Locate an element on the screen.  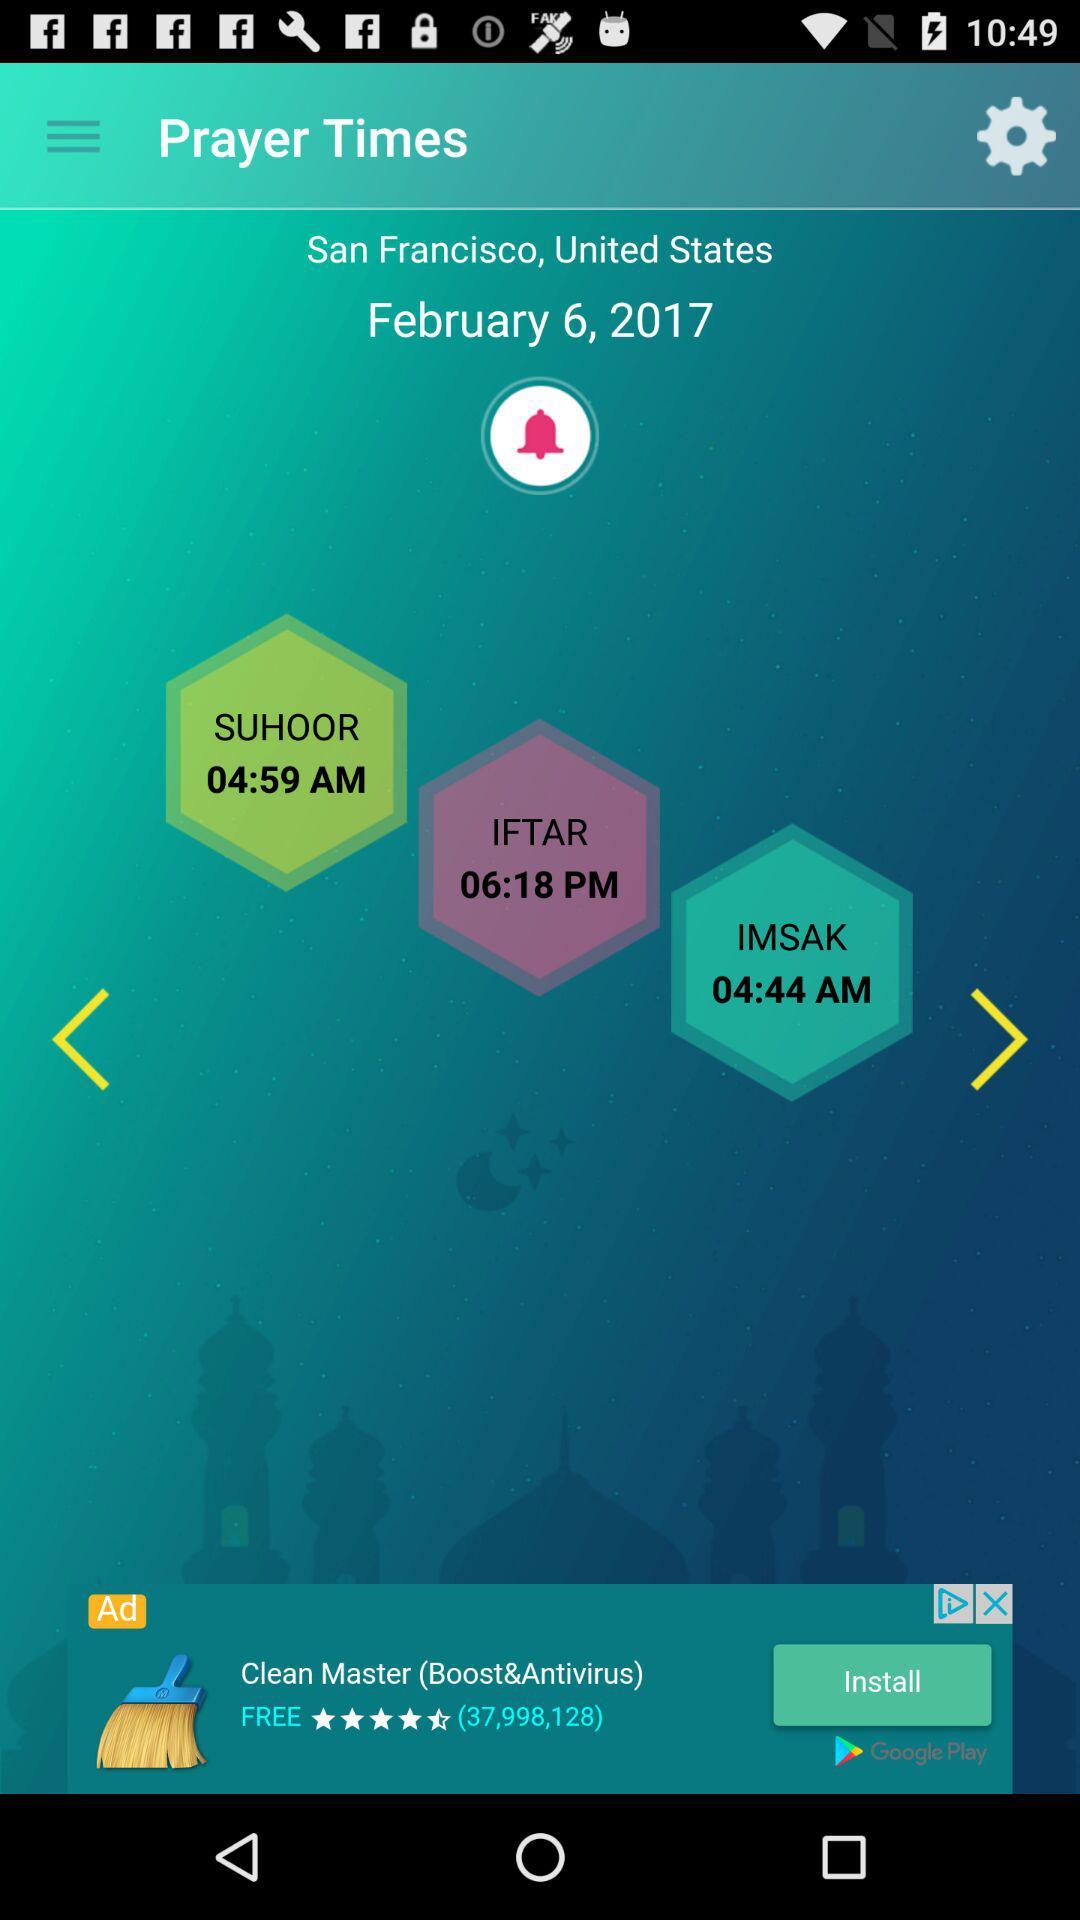
the next option is located at coordinates (999, 1039).